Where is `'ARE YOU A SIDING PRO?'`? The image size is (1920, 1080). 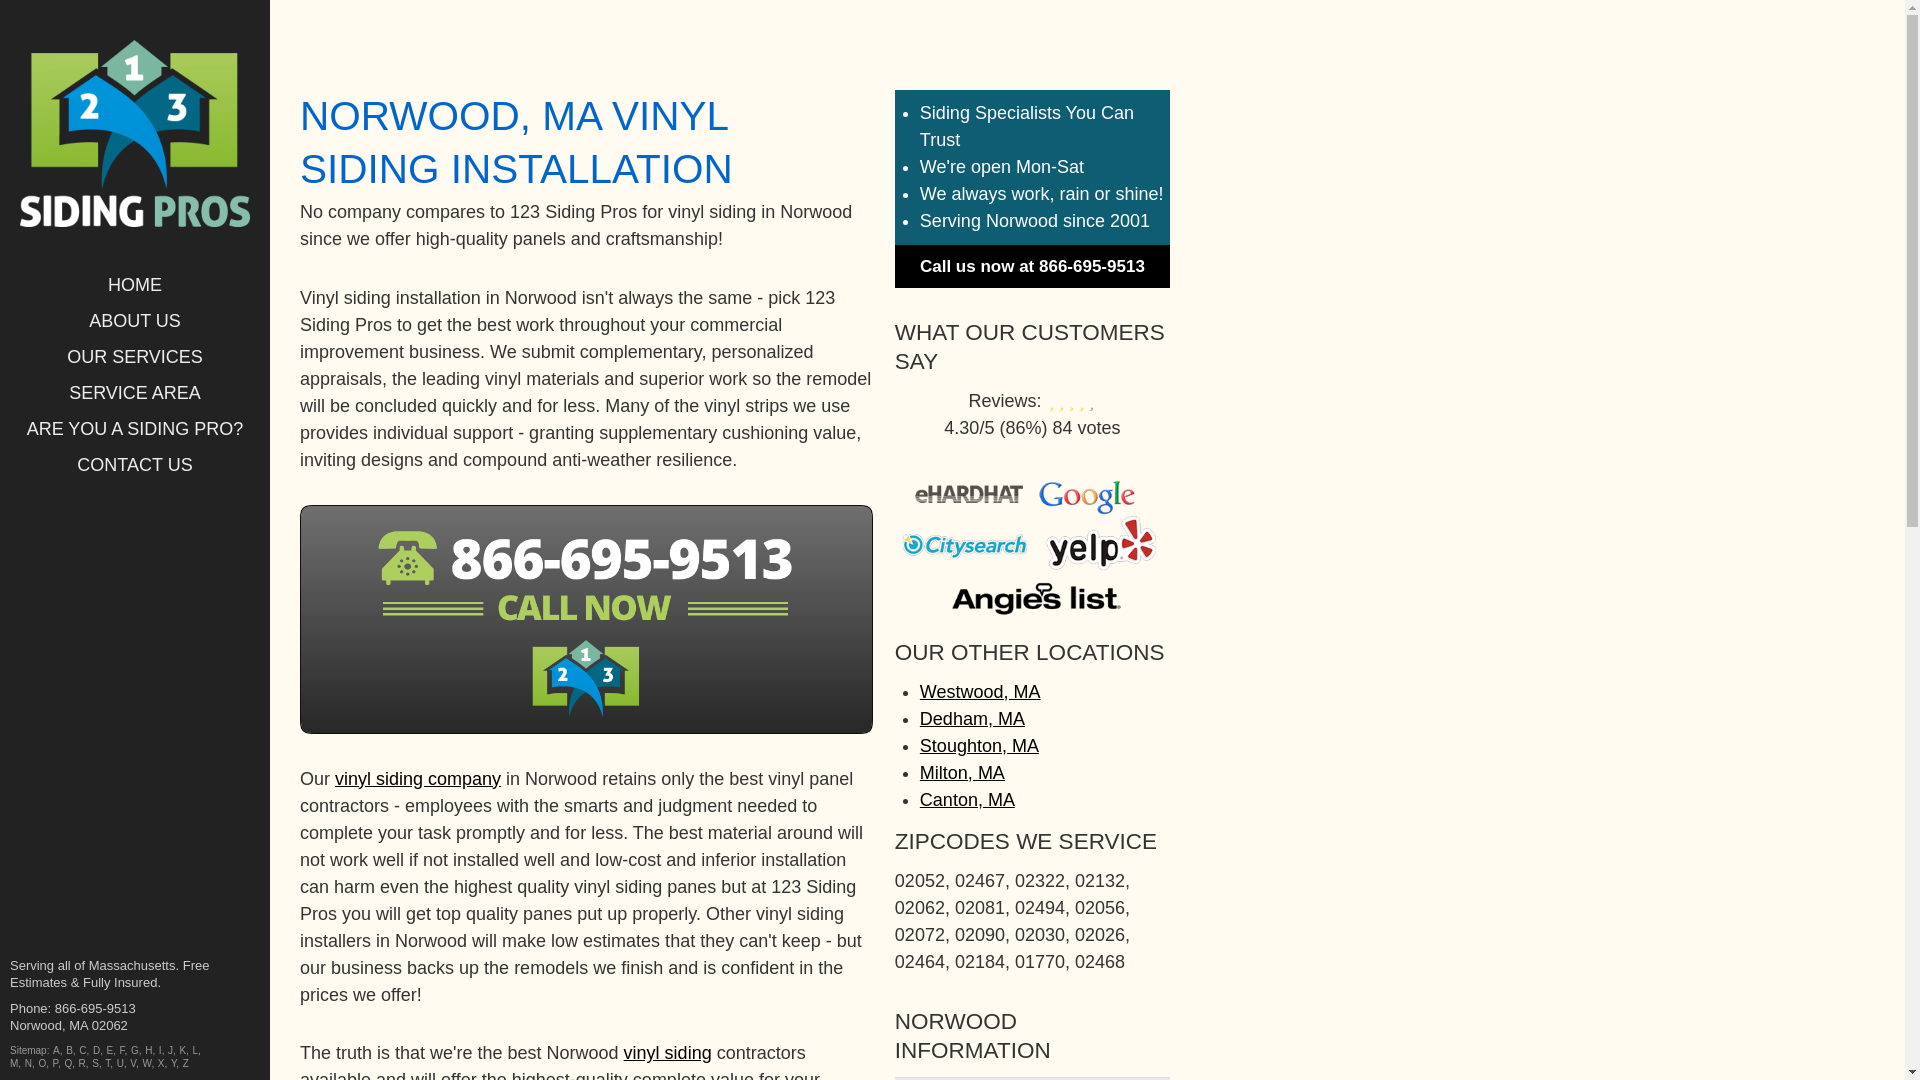 'ARE YOU A SIDING PRO?' is located at coordinates (19, 427).